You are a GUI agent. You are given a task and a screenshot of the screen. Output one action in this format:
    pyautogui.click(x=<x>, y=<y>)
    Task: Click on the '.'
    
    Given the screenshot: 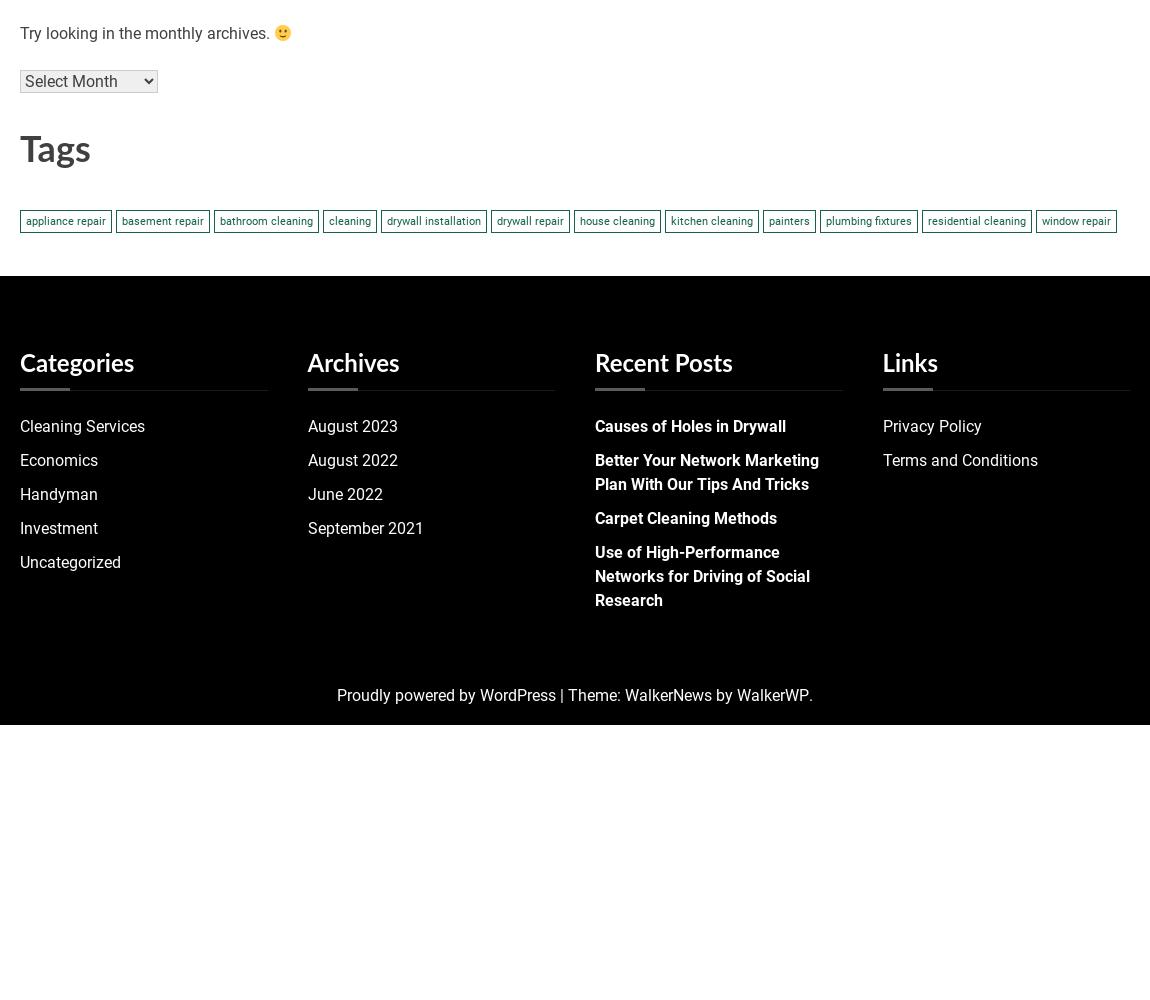 What is the action you would take?
    pyautogui.click(x=809, y=694)
    